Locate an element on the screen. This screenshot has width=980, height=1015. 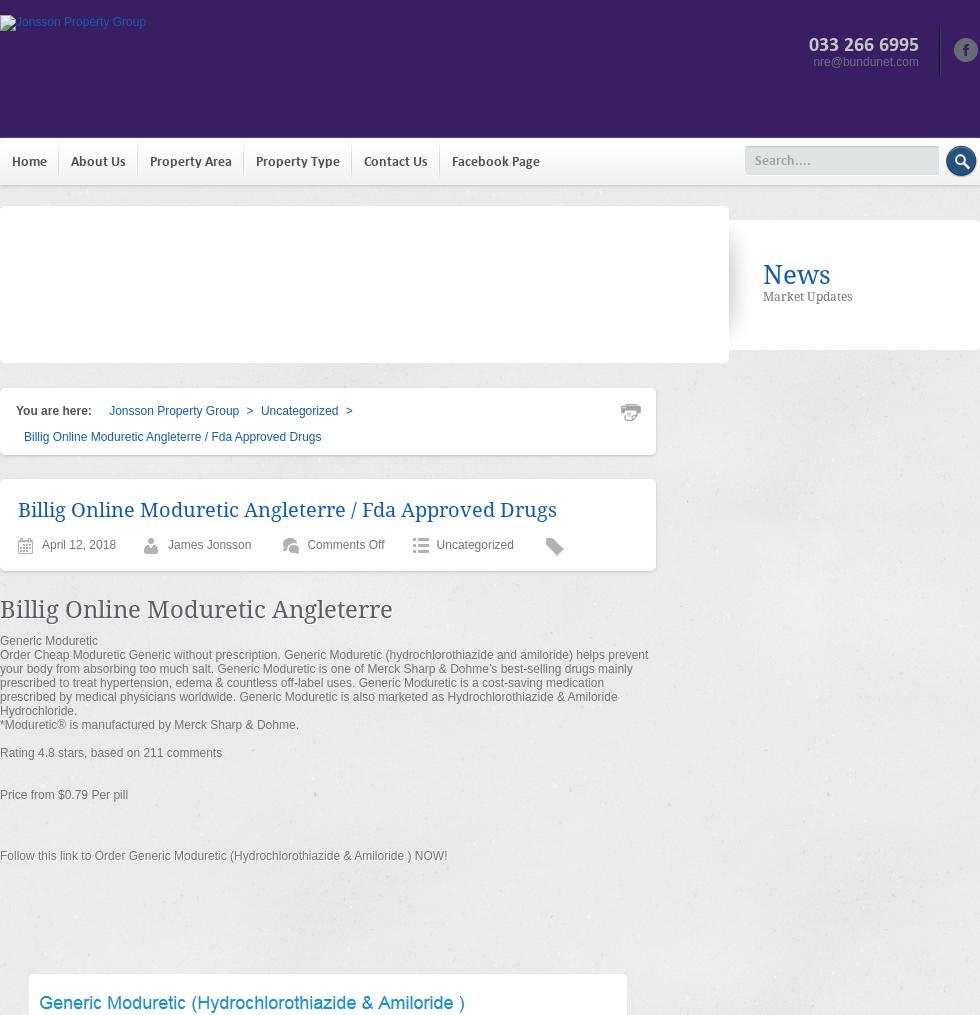
'Uncategorized' is located at coordinates (474, 544).